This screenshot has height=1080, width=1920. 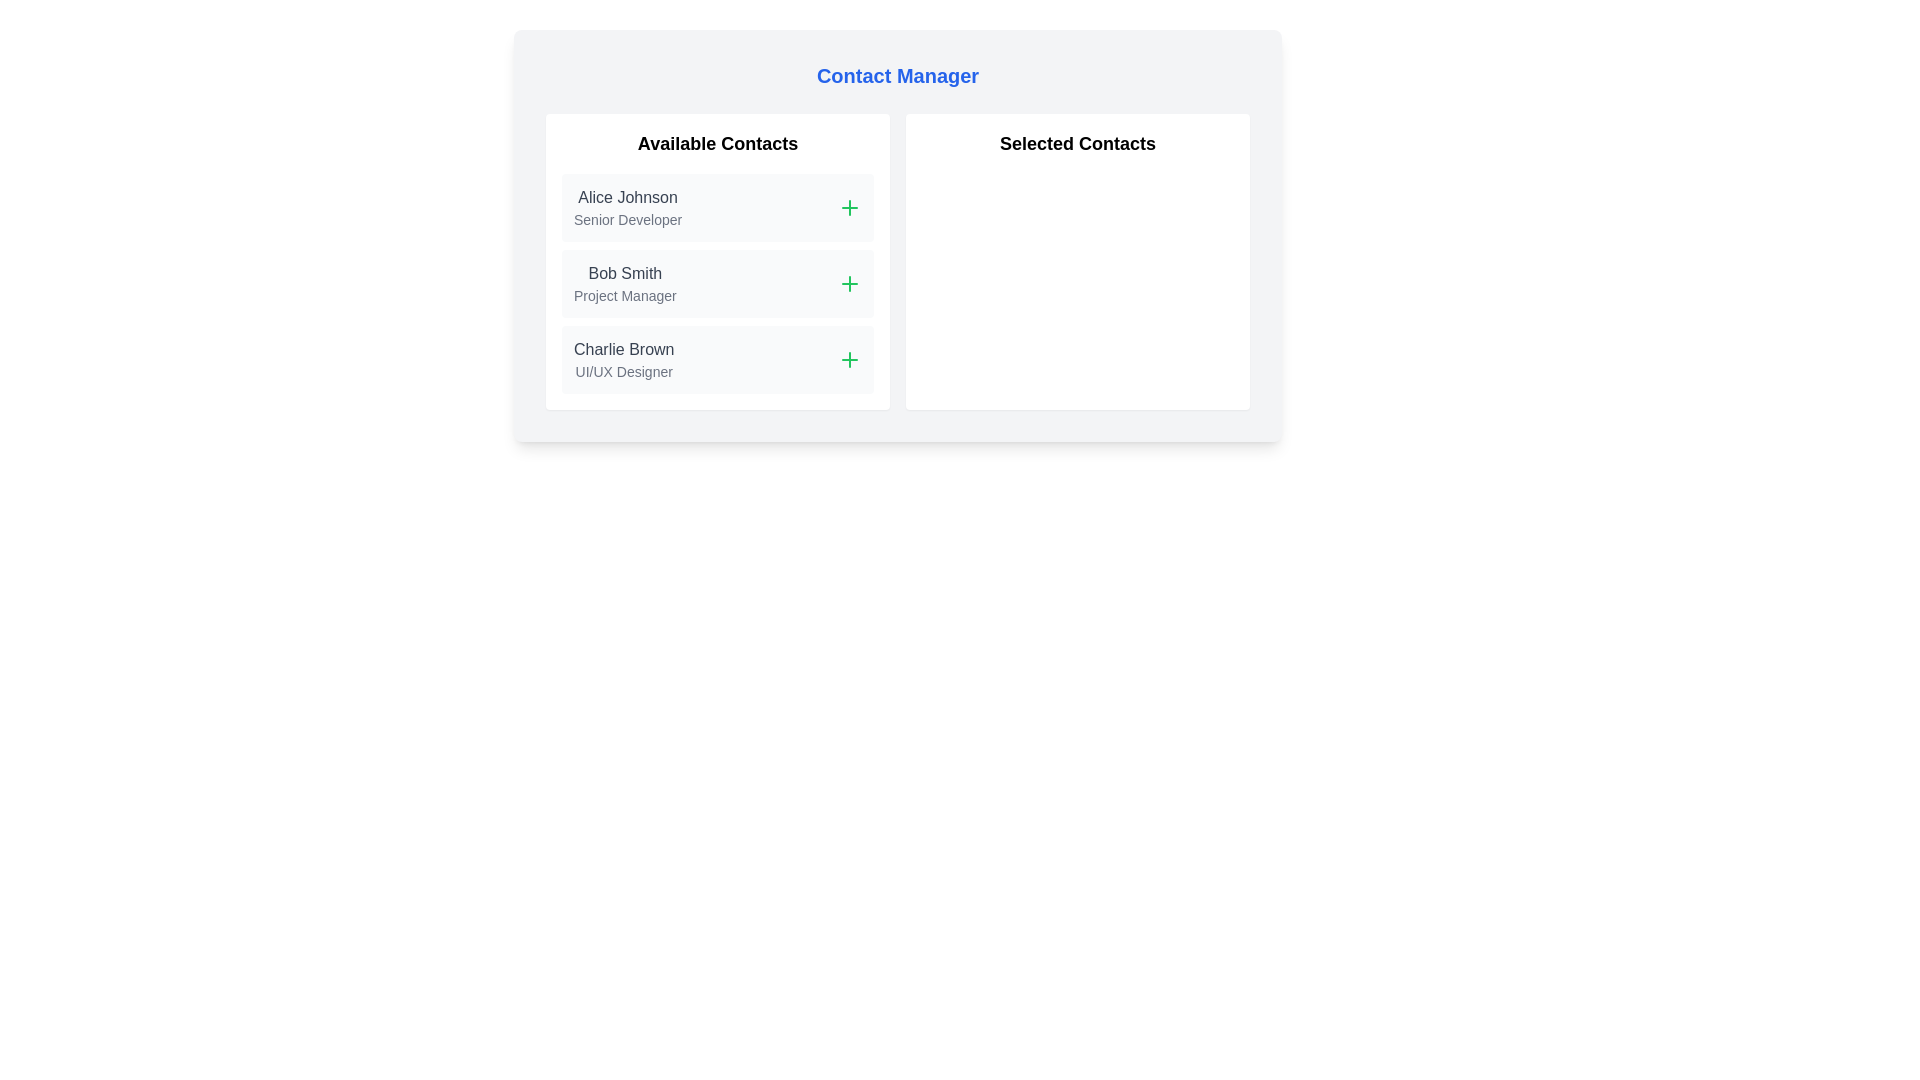 What do you see at coordinates (627, 219) in the screenshot?
I see `the text label that specifies the professional designation 'Senior Developer' of 'Alice Johnson' in the 'Available Contacts' panel` at bounding box center [627, 219].